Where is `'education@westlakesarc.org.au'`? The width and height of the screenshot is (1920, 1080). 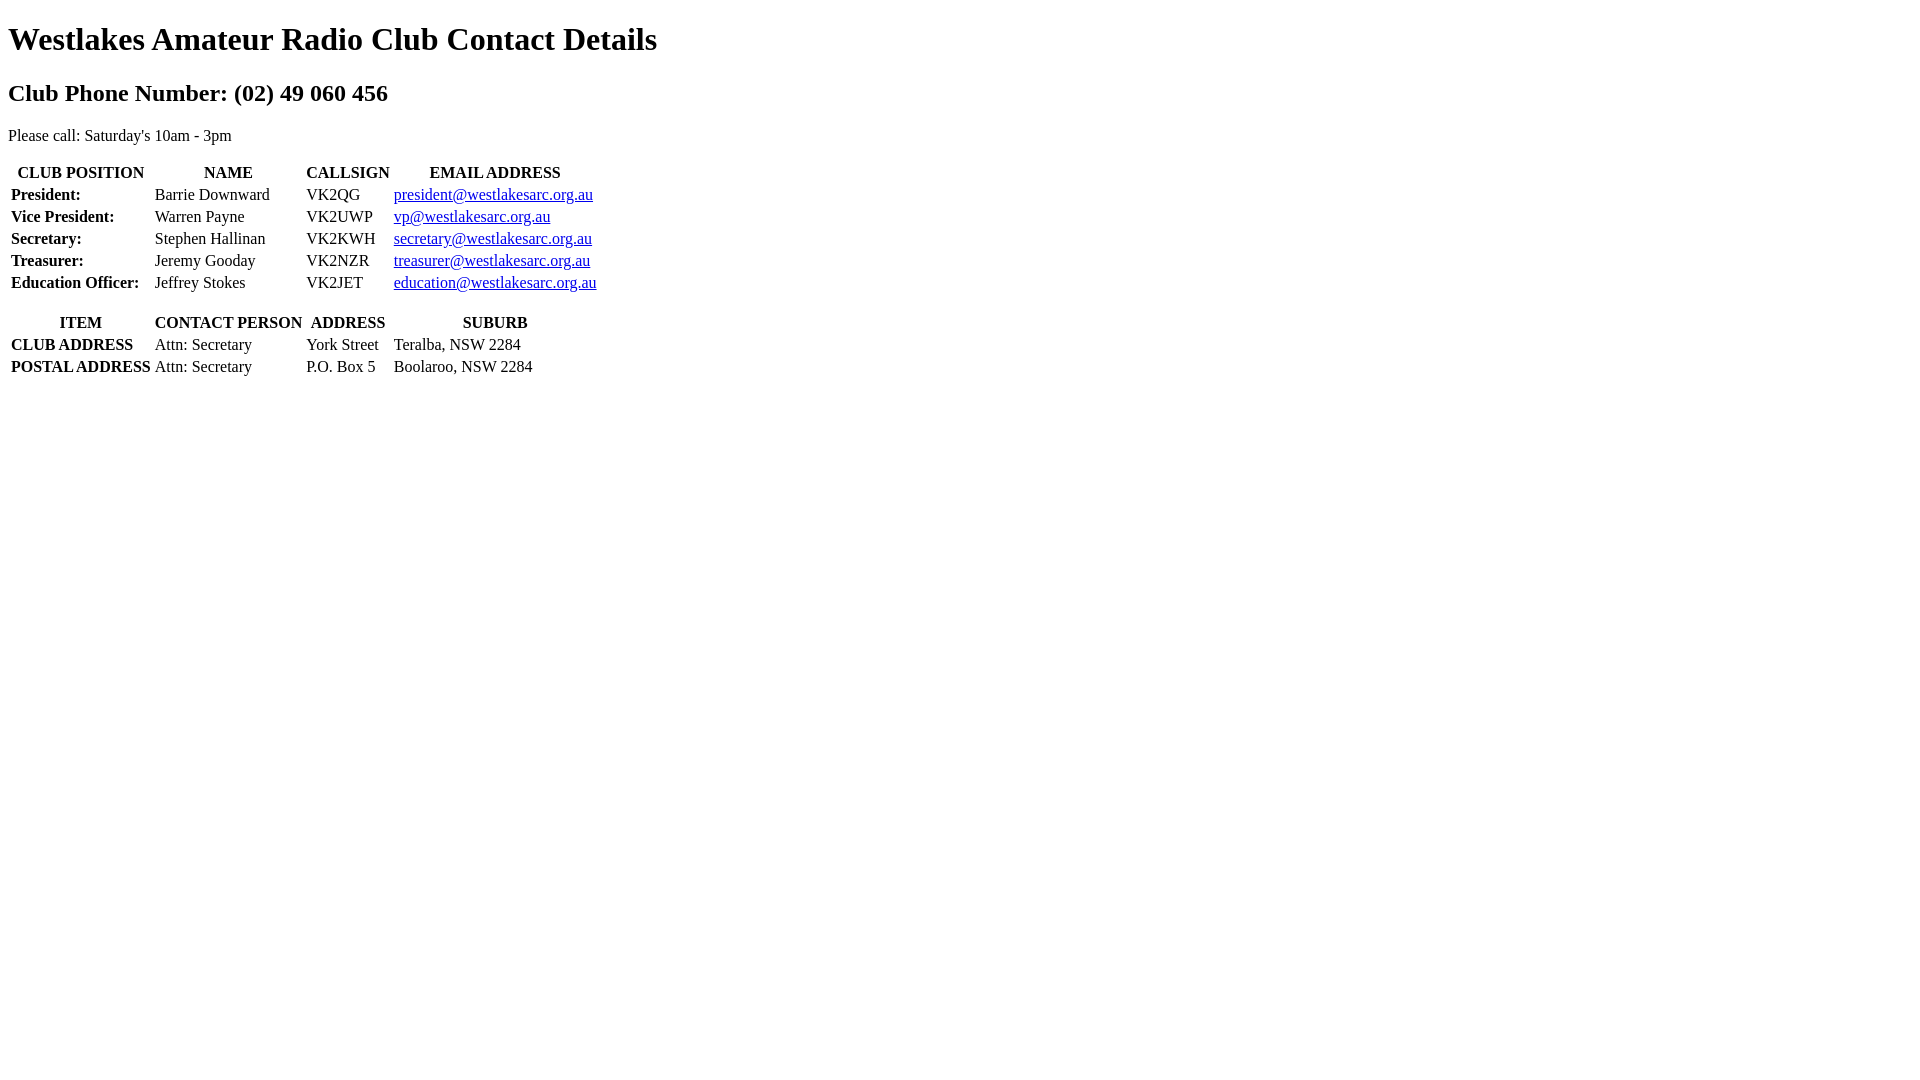 'education@westlakesarc.org.au' is located at coordinates (393, 282).